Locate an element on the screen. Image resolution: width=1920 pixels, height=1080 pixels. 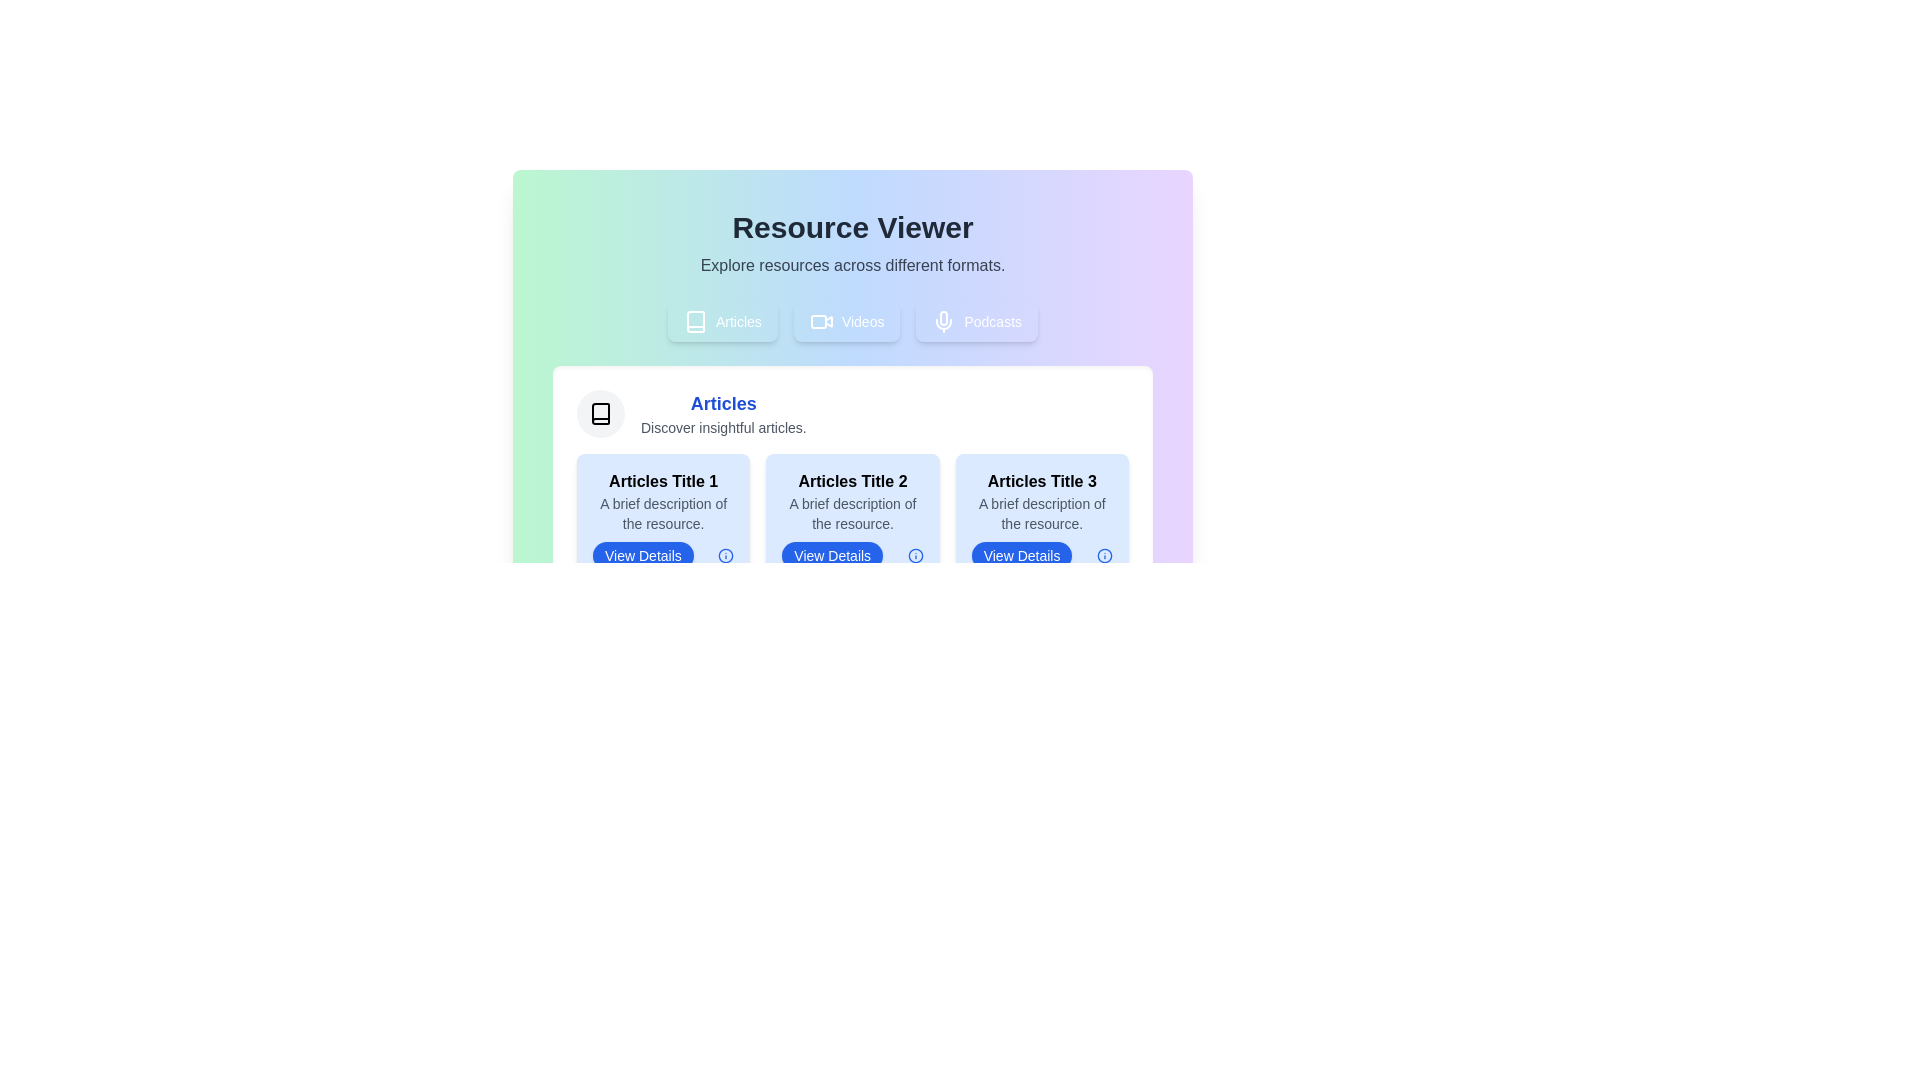
the rectangular button labeled 'View Details' with a blue background and white text, located at the bottom of the card for 'Articles Title 2' is located at coordinates (853, 555).